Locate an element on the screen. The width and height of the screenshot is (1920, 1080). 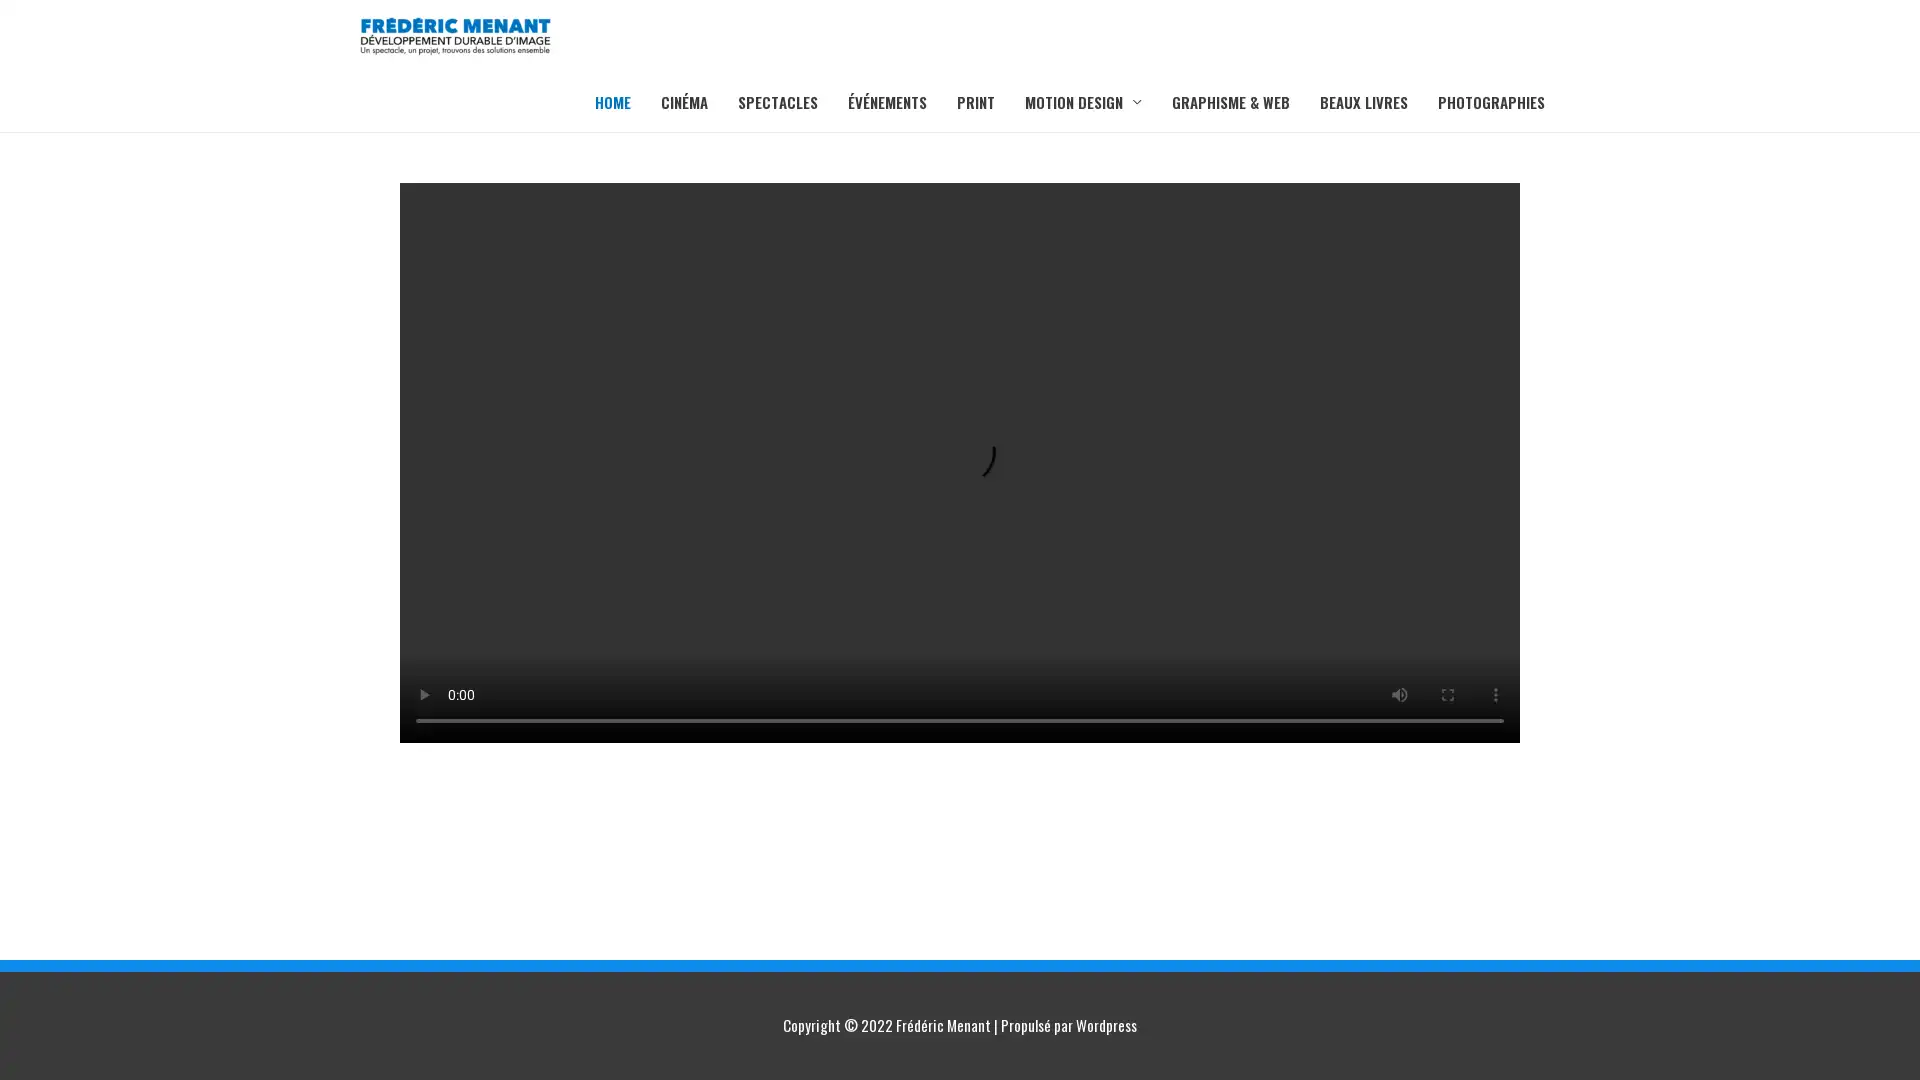
show more media controls is located at coordinates (1496, 693).